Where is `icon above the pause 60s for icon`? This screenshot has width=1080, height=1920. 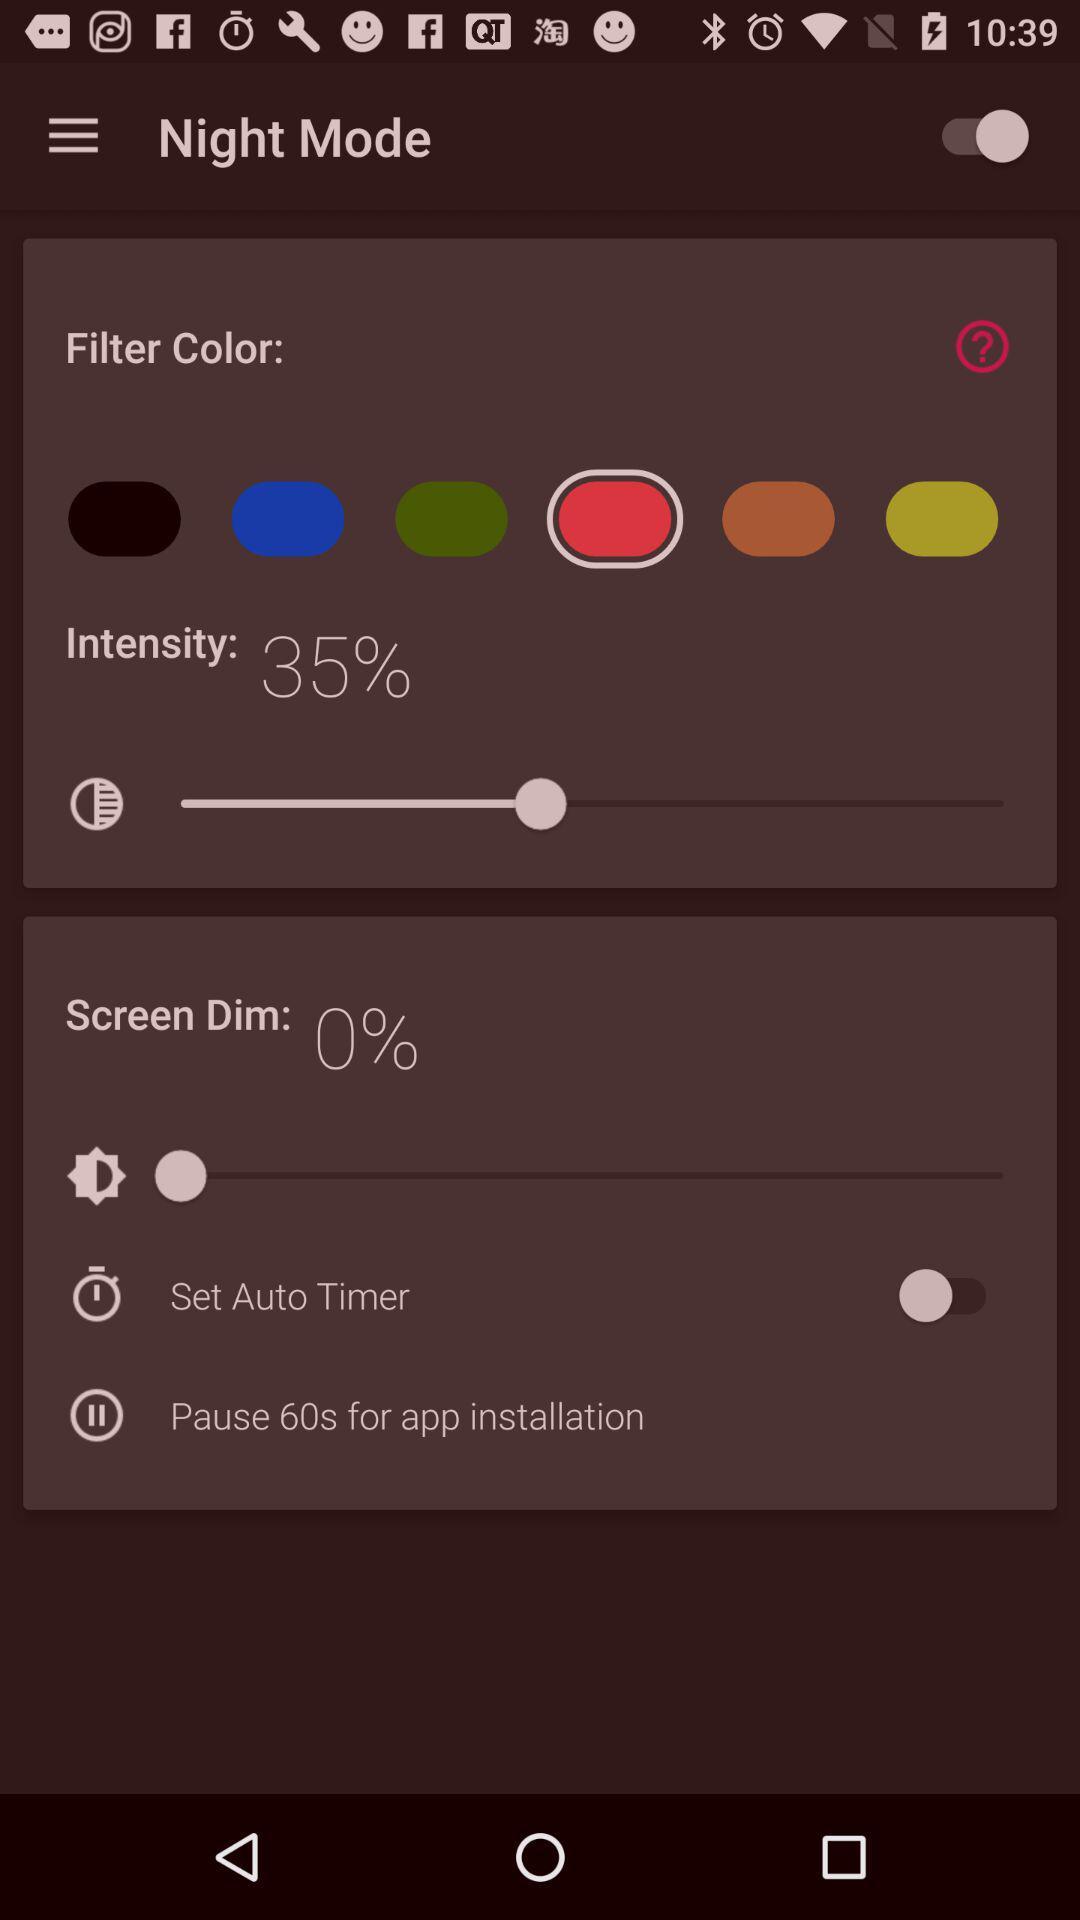
icon above the pause 60s for icon is located at coordinates (529, 1295).